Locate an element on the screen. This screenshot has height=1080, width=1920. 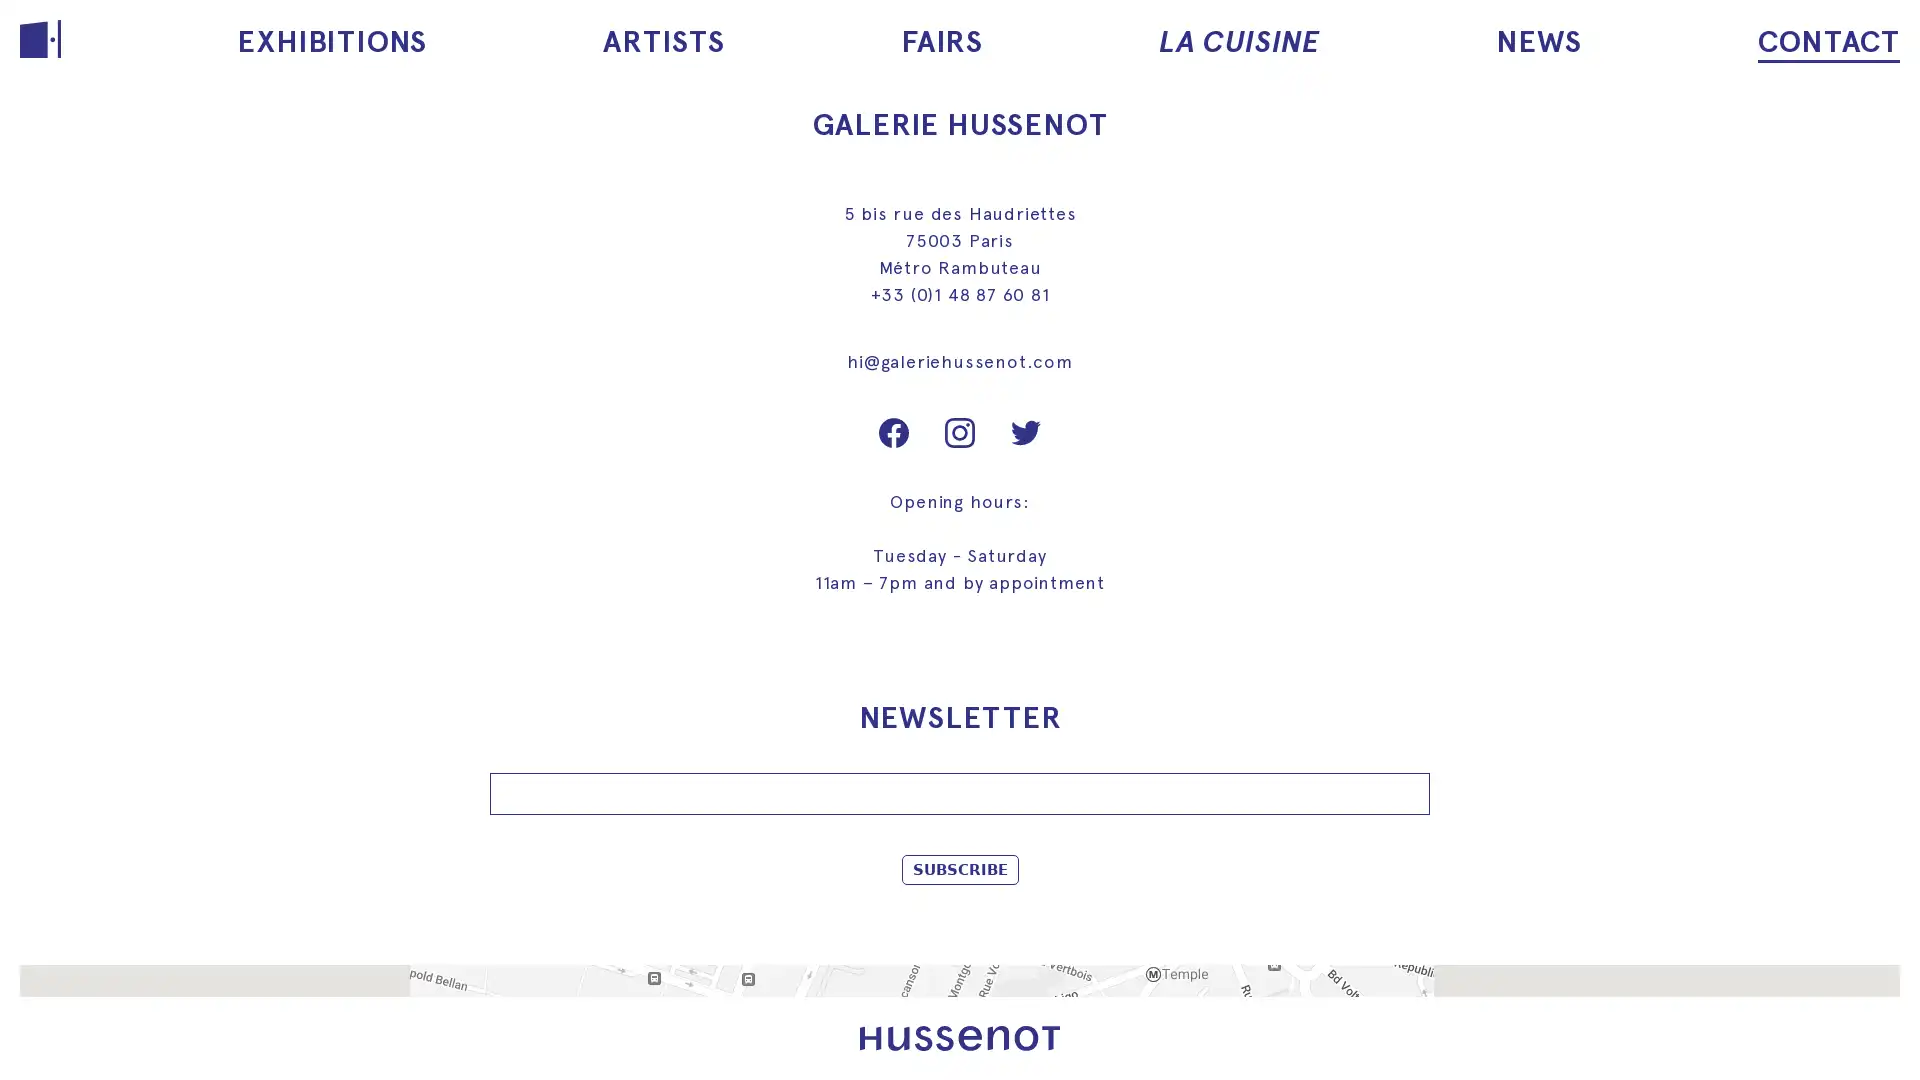
Zoom out is located at coordinates (49, 1034).